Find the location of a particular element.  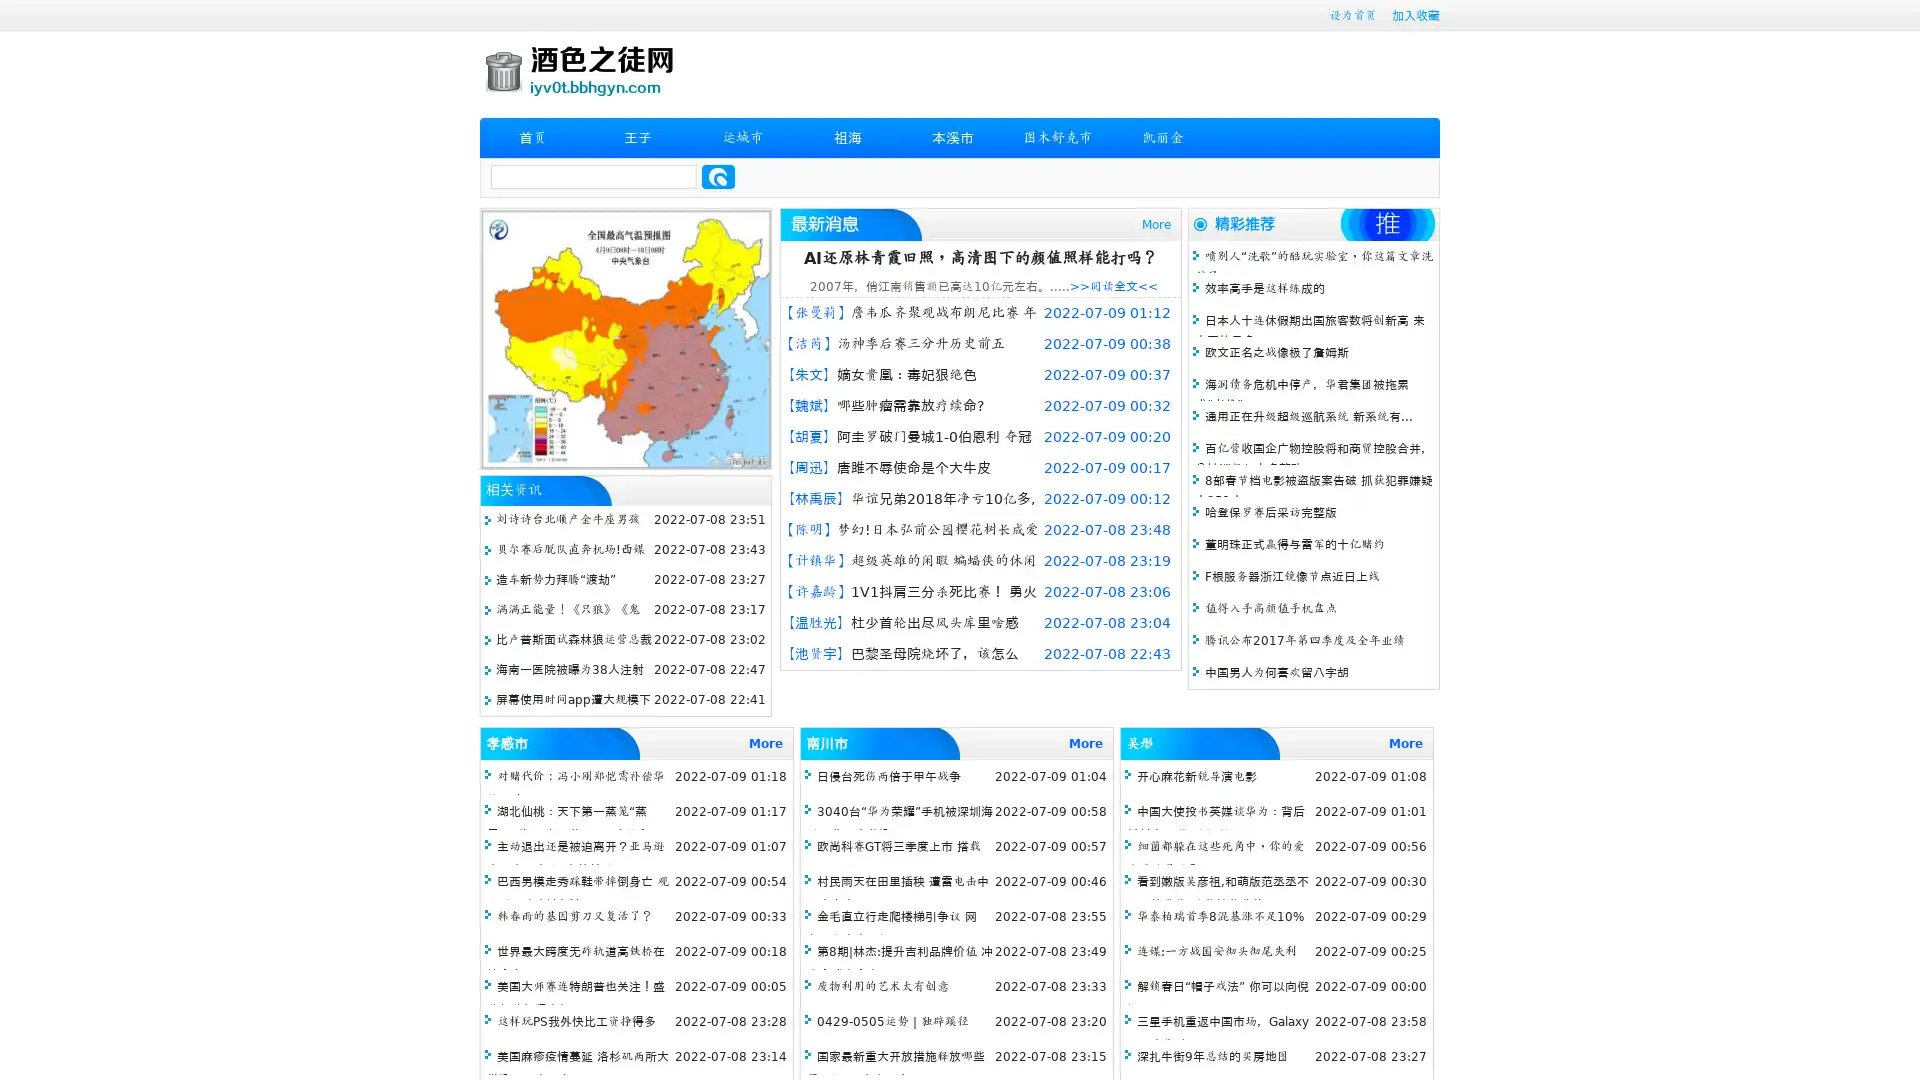

Search is located at coordinates (718, 176).